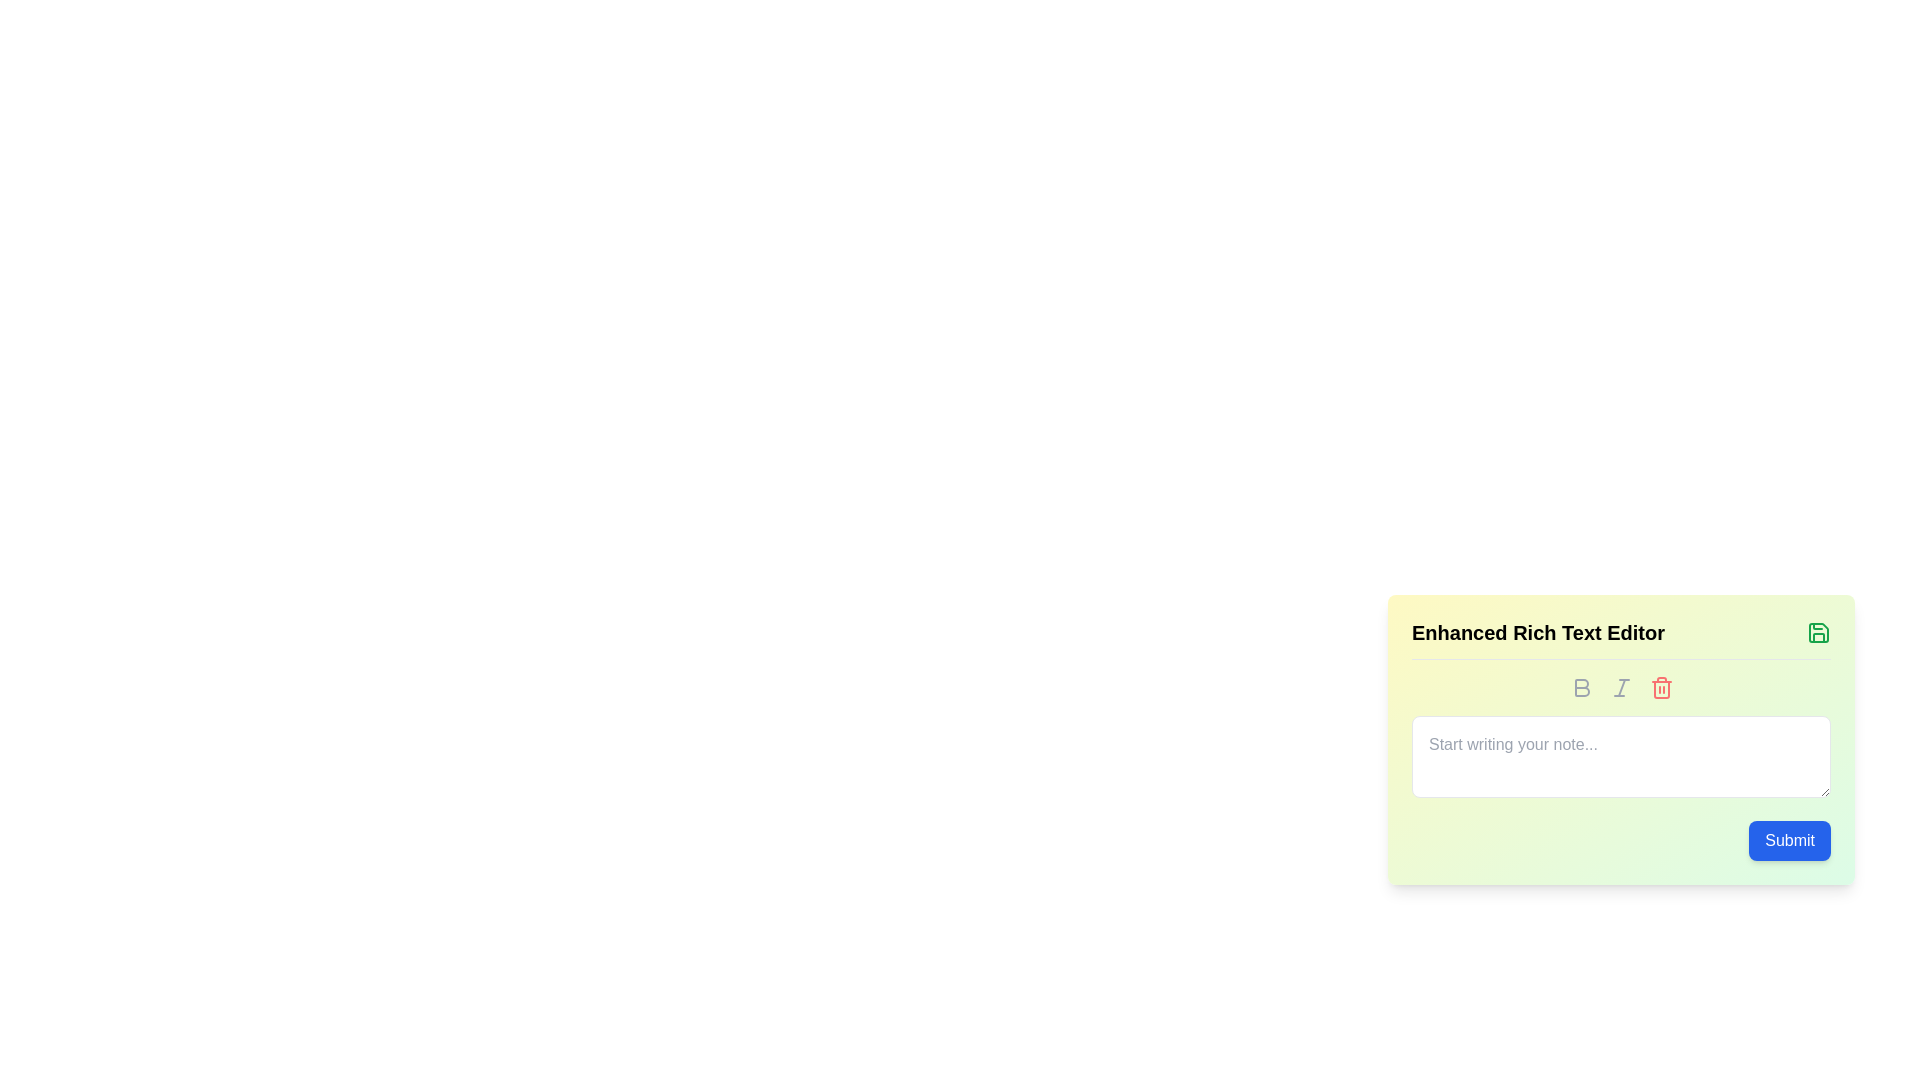 The height and width of the screenshot is (1080, 1920). What do you see at coordinates (1621, 686) in the screenshot?
I see `the italic text action button, represented by a gray icon with an angled 'I' shape, located in the horizontal menu bar above the text input field` at bounding box center [1621, 686].